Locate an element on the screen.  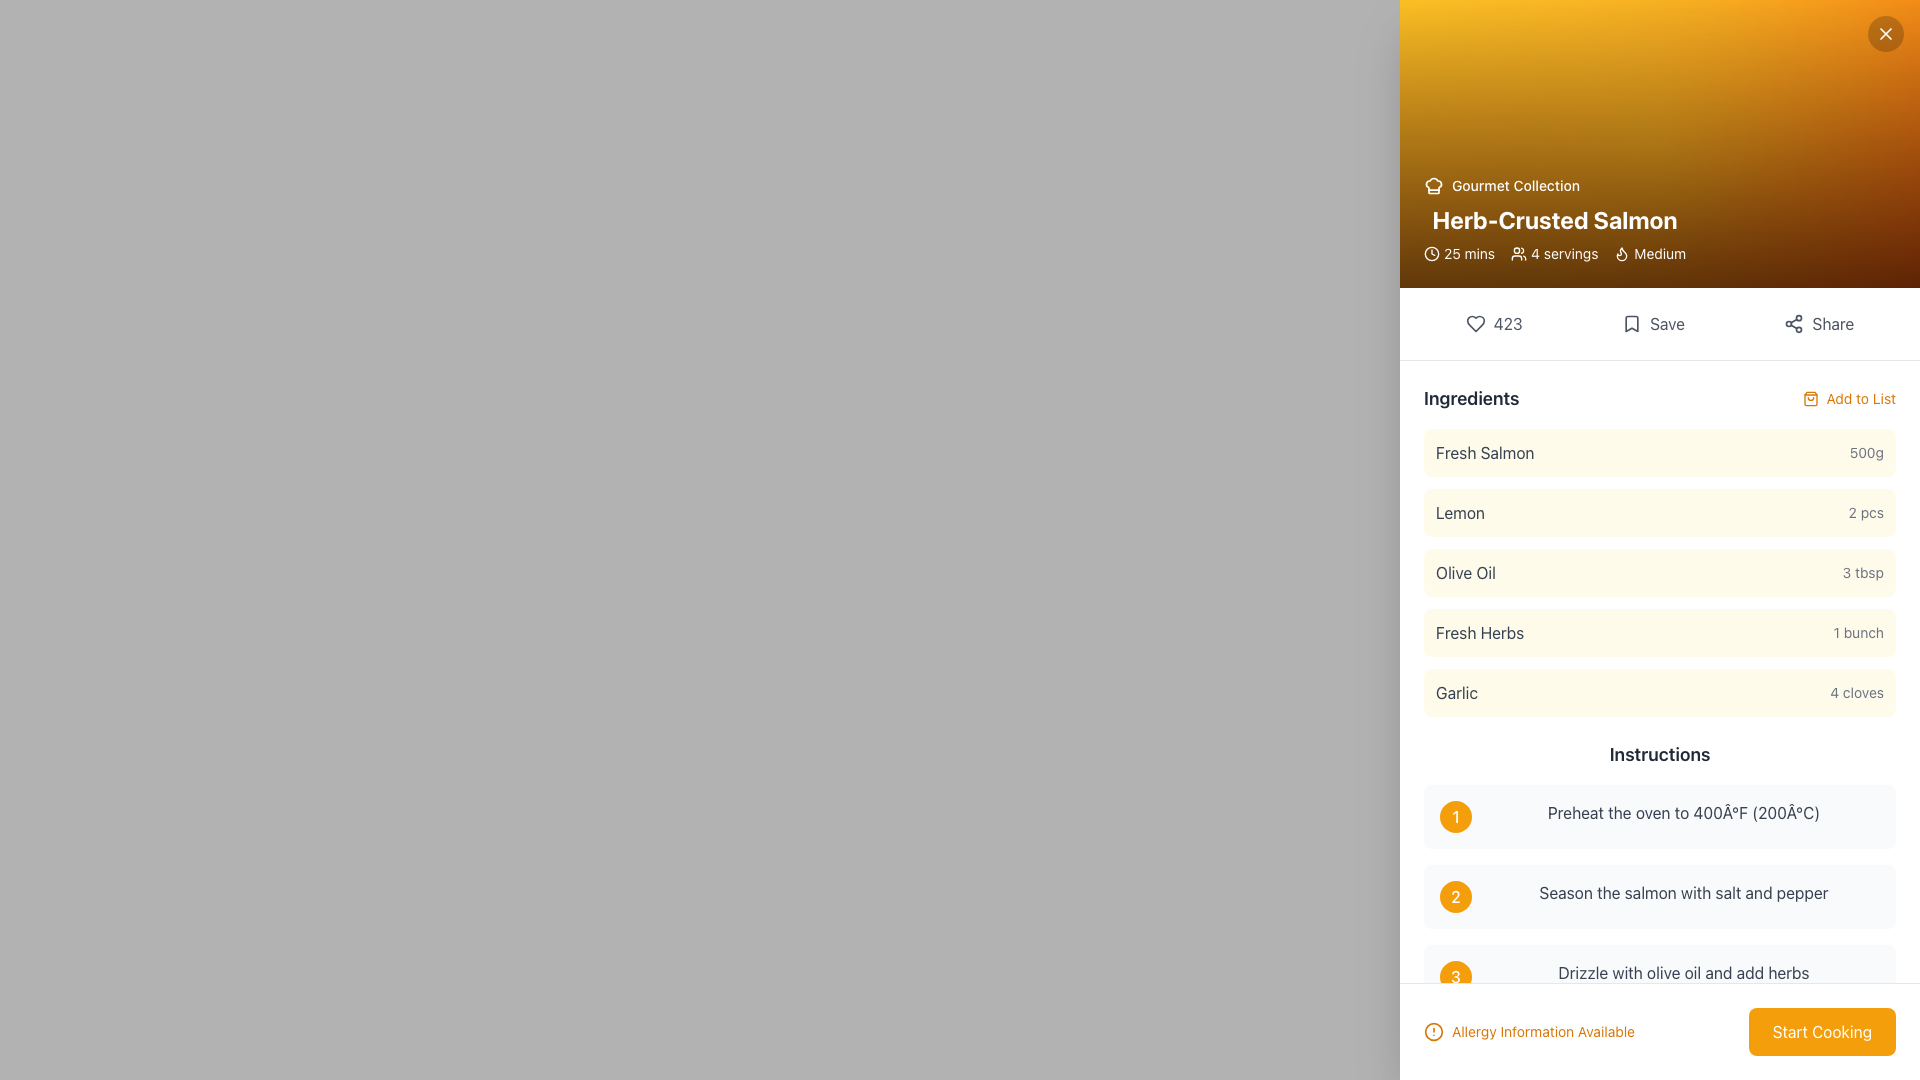
quantity of the fifth ingredient listed in the 'Ingredients' section, located below 'Fresh Herbs 1 bunch' and above the 'Instructions' section is located at coordinates (1660, 692).